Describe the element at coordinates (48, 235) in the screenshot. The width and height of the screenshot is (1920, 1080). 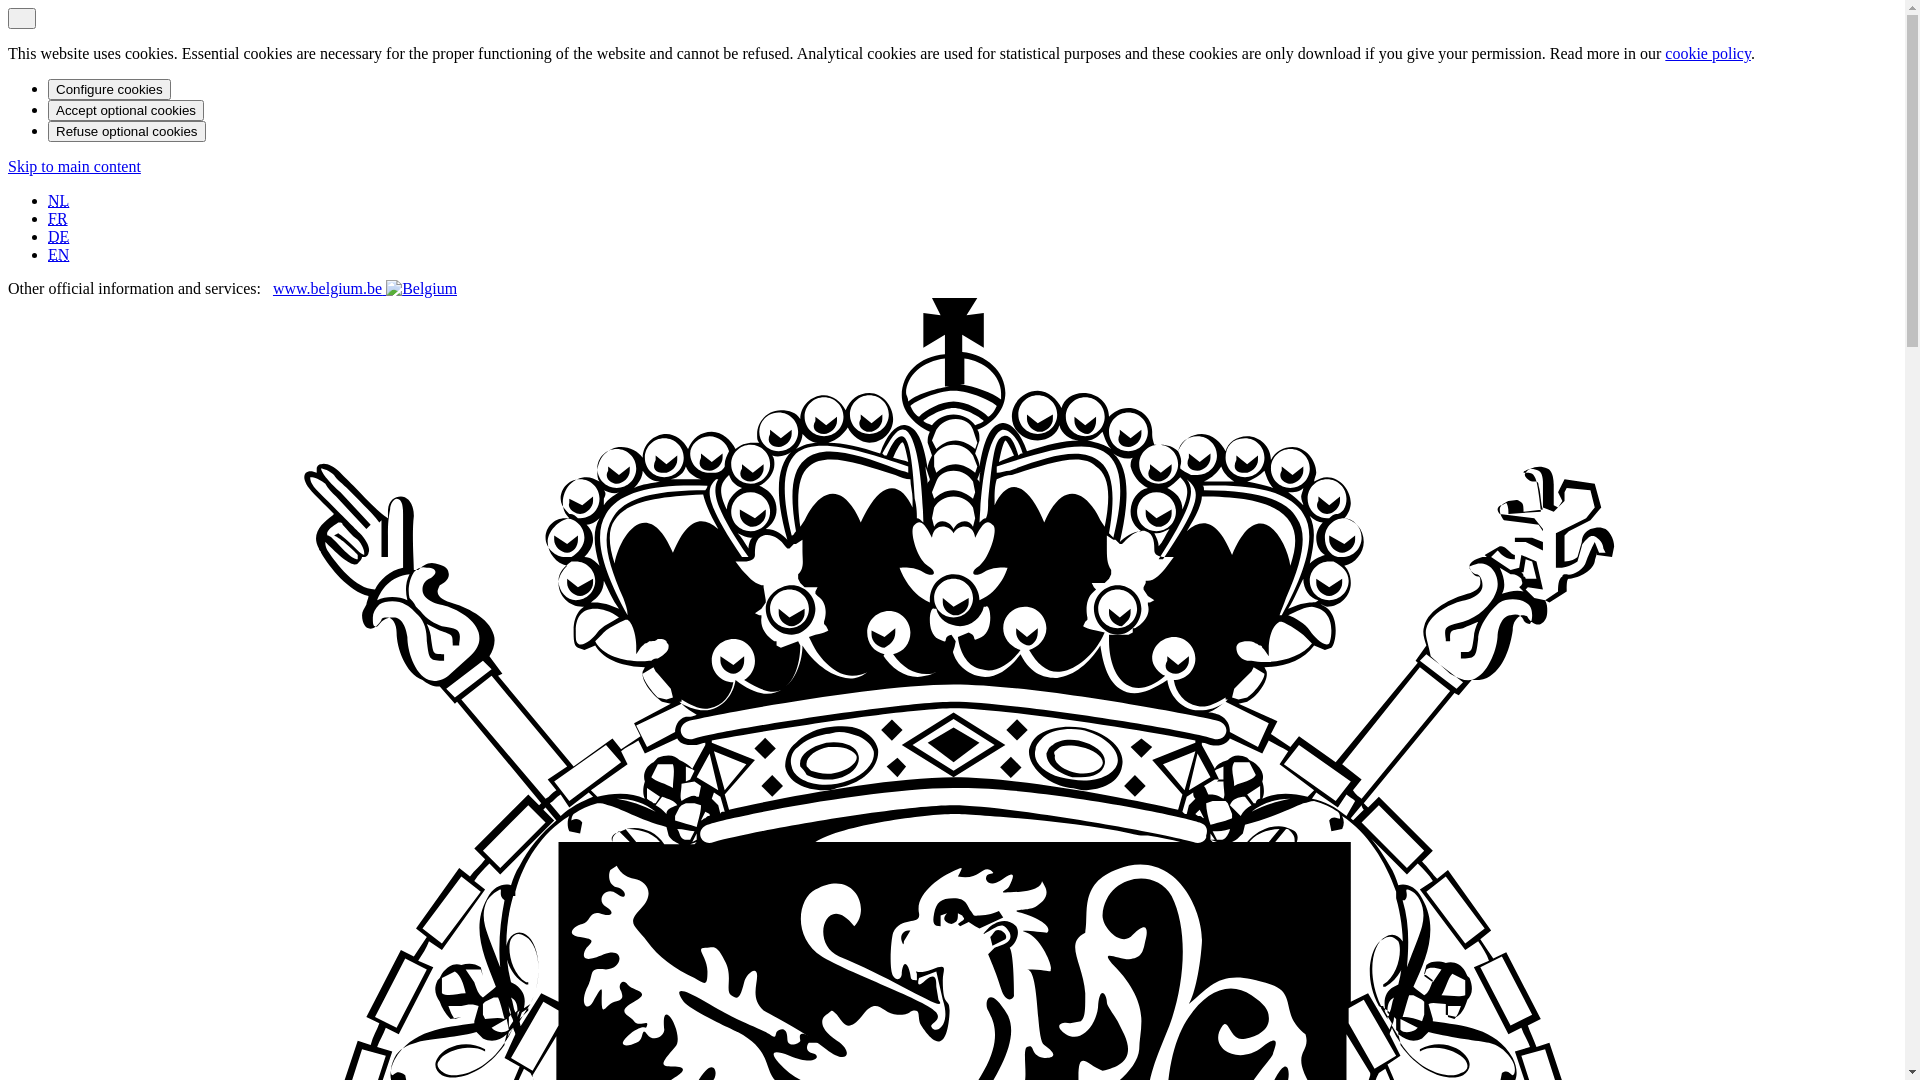
I see `'DE'` at that location.